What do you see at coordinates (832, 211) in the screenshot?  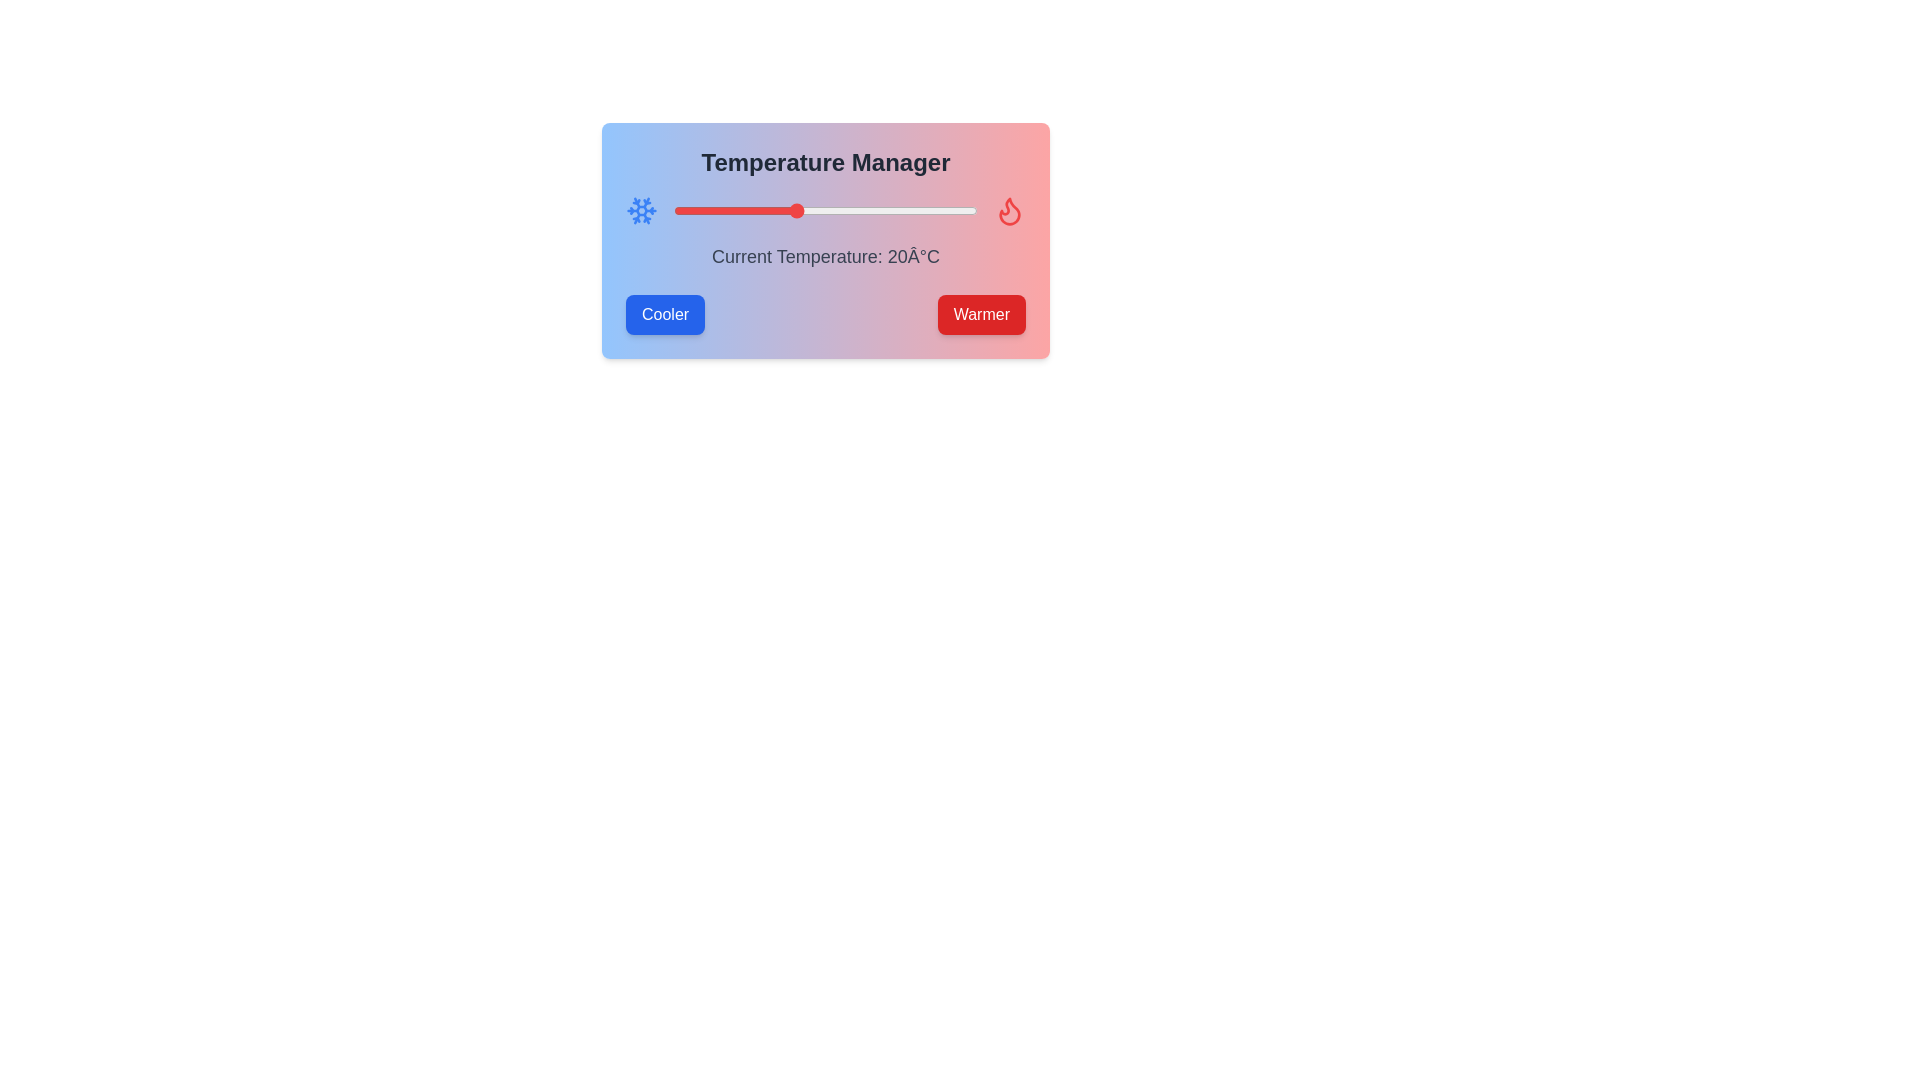 I see `the temperature slider to set the temperature to 26°C` at bounding box center [832, 211].